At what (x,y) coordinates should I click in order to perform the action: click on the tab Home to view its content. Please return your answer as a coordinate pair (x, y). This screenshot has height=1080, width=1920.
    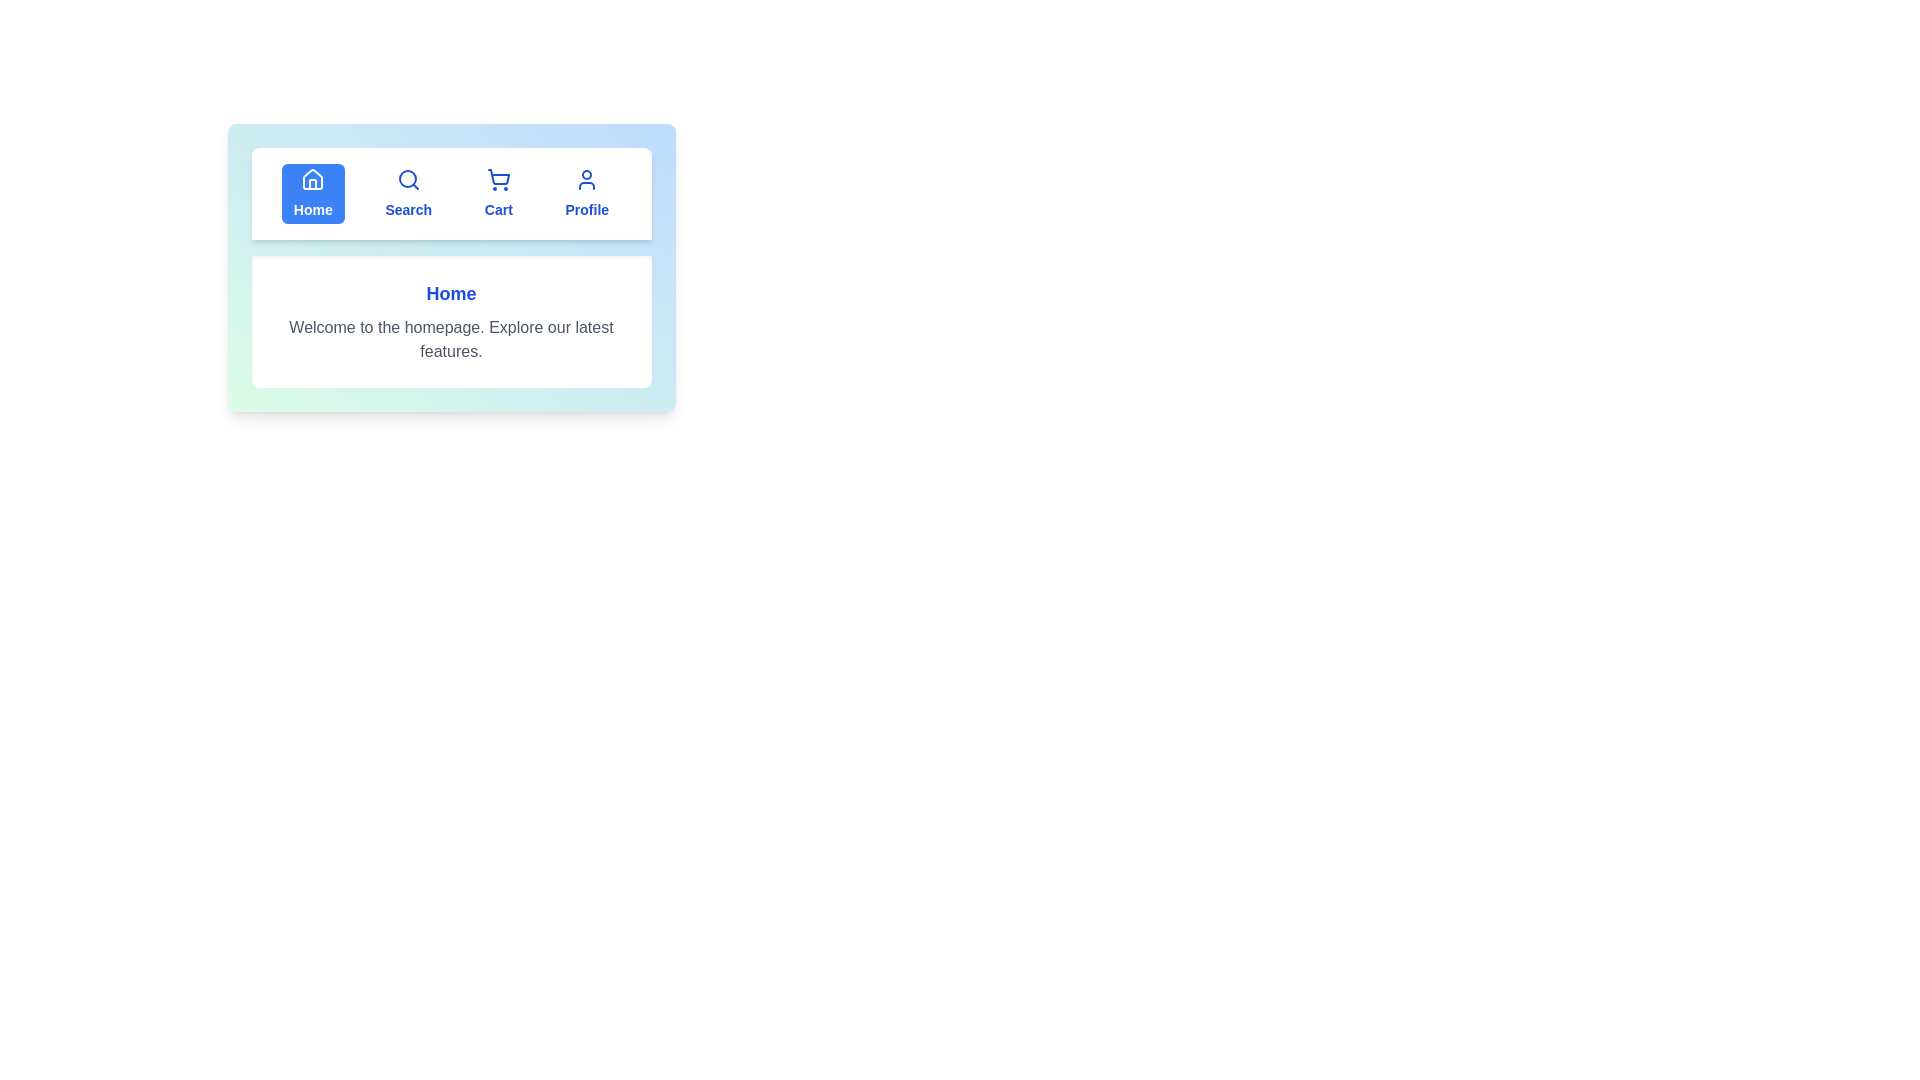
    Looking at the image, I should click on (311, 193).